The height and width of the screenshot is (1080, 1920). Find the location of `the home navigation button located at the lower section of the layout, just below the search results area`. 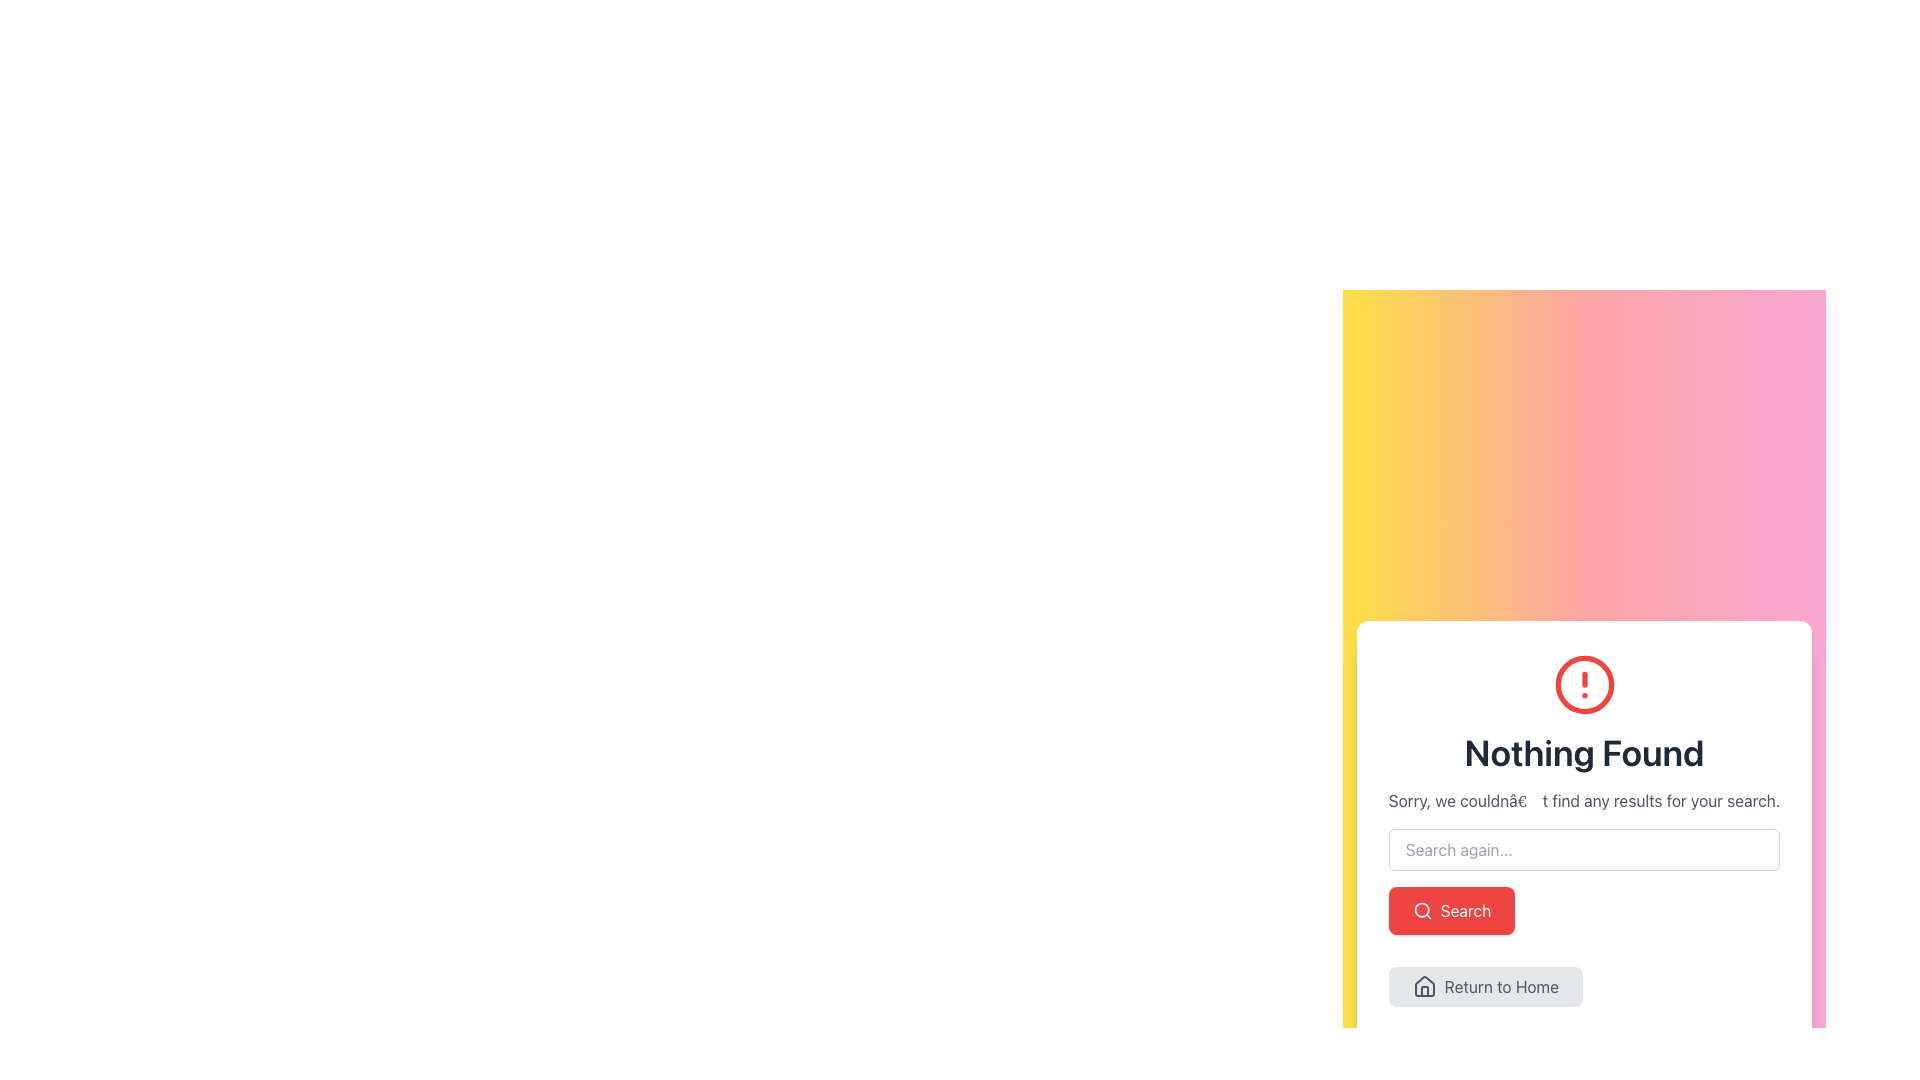

the home navigation button located at the lower section of the layout, just below the search results area is located at coordinates (1485, 986).